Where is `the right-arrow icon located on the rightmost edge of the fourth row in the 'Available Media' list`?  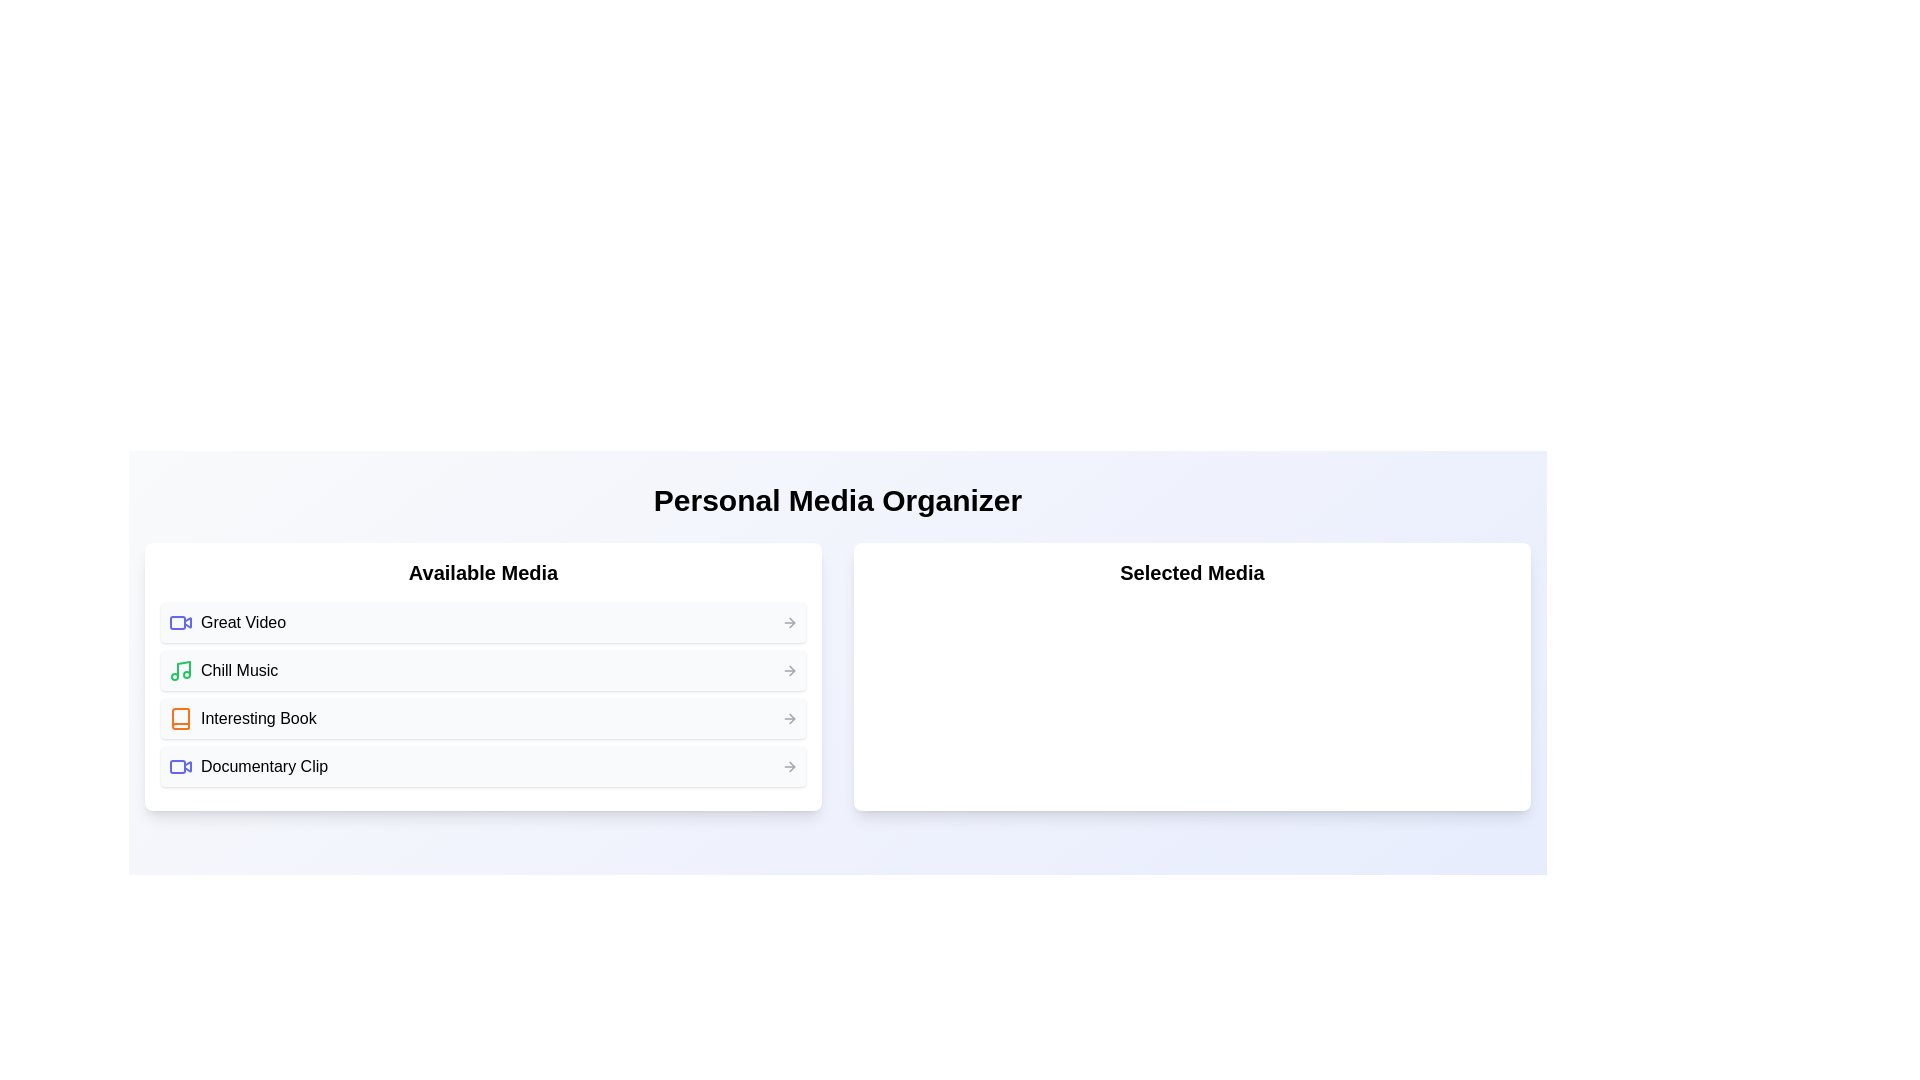
the right-arrow icon located on the rightmost edge of the fourth row in the 'Available Media' list is located at coordinates (789, 766).